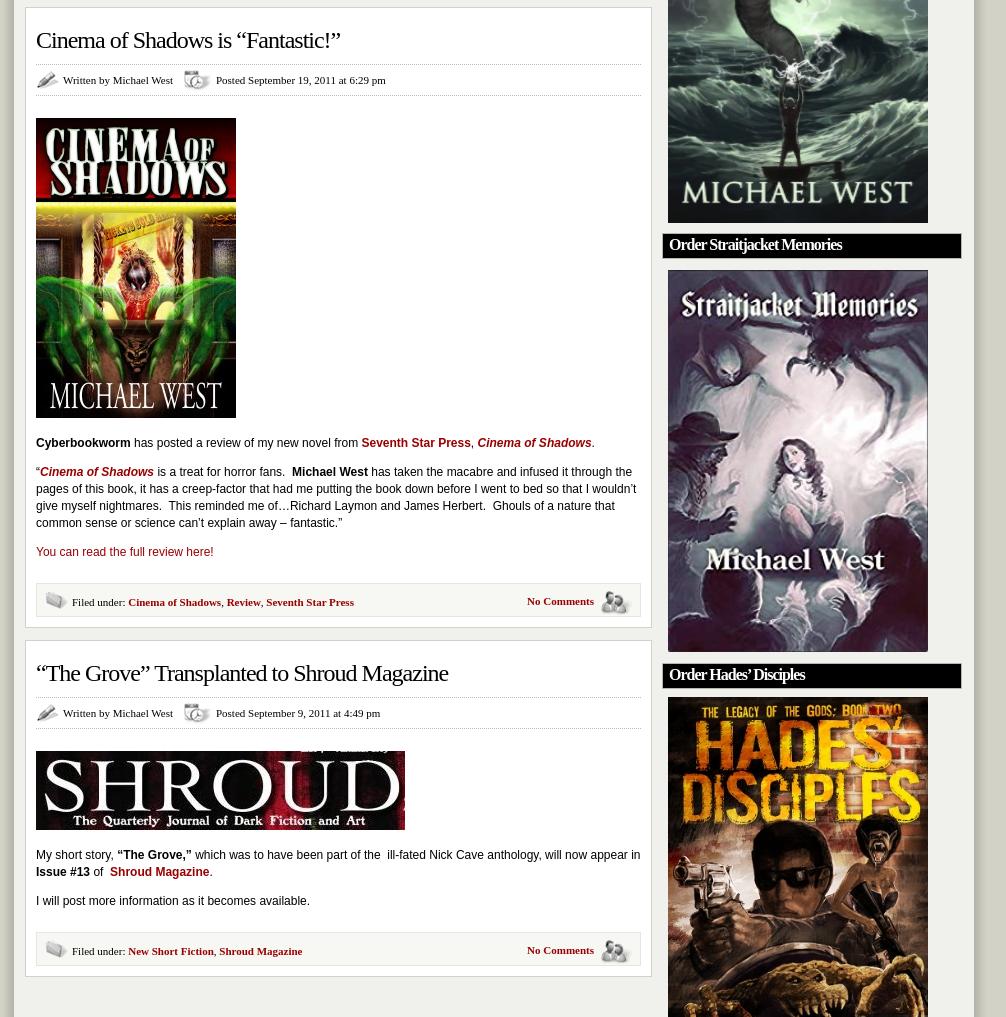 The image size is (1006, 1017). Describe the element at coordinates (173, 900) in the screenshot. I see `'I will post more information as it becomes available.'` at that location.